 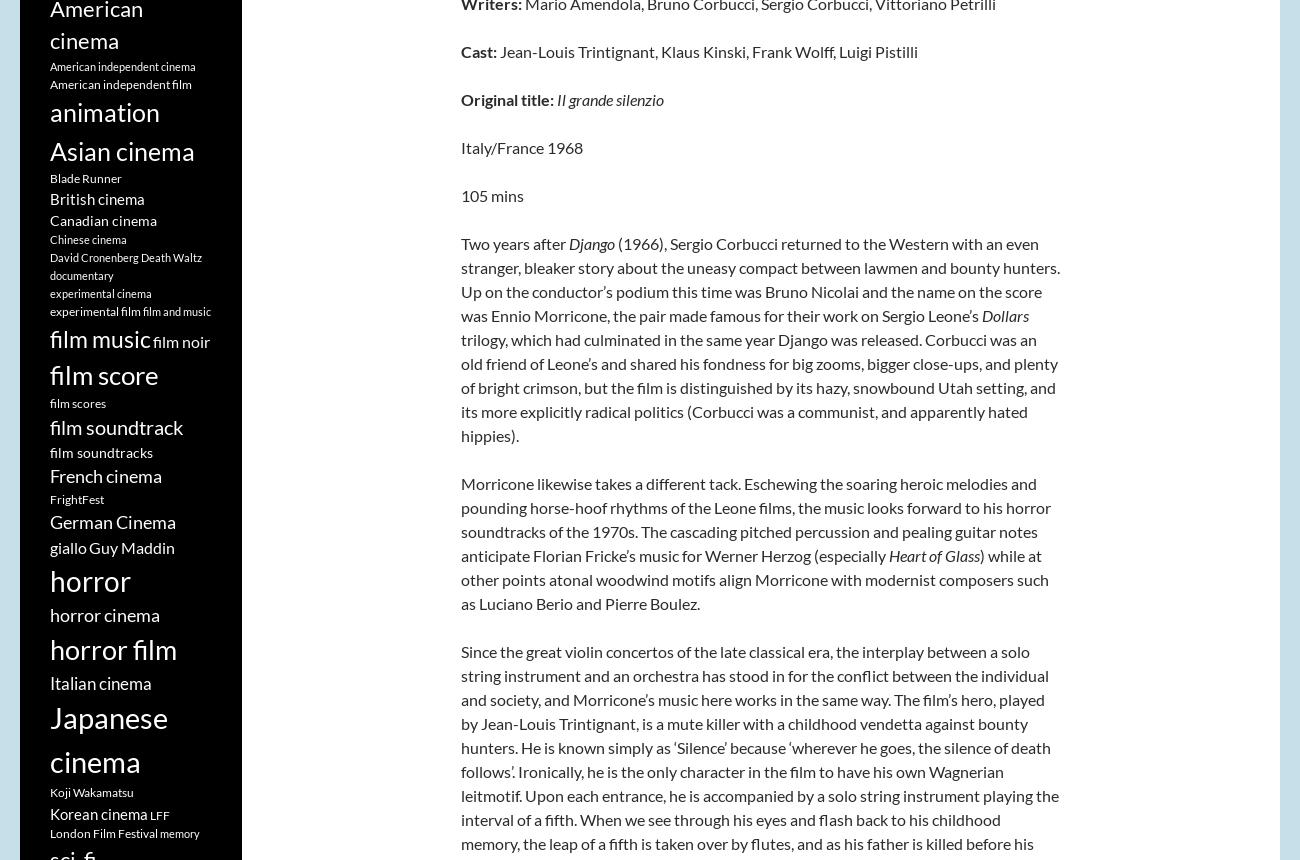 I want to click on 'Guy Maddin', so click(x=89, y=547).